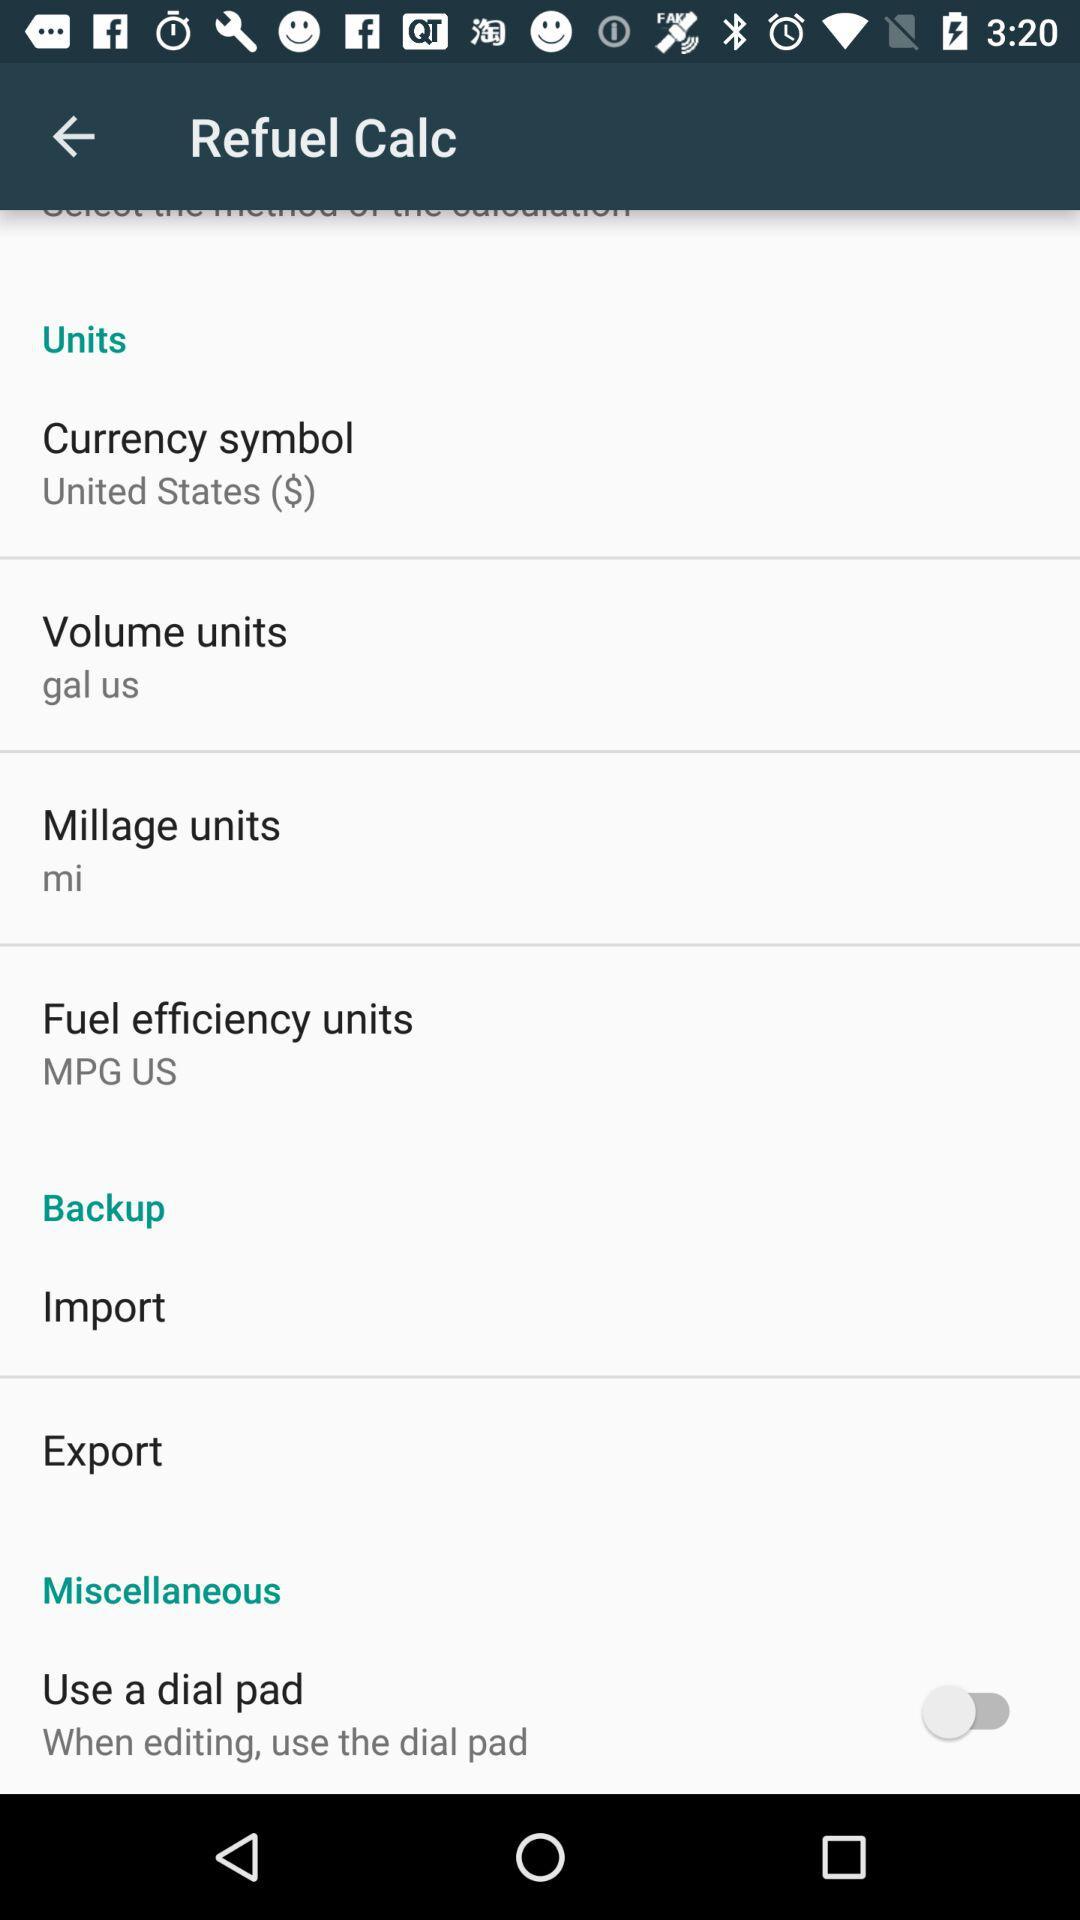 The width and height of the screenshot is (1080, 1920). Describe the element at coordinates (61, 876) in the screenshot. I see `mi` at that location.